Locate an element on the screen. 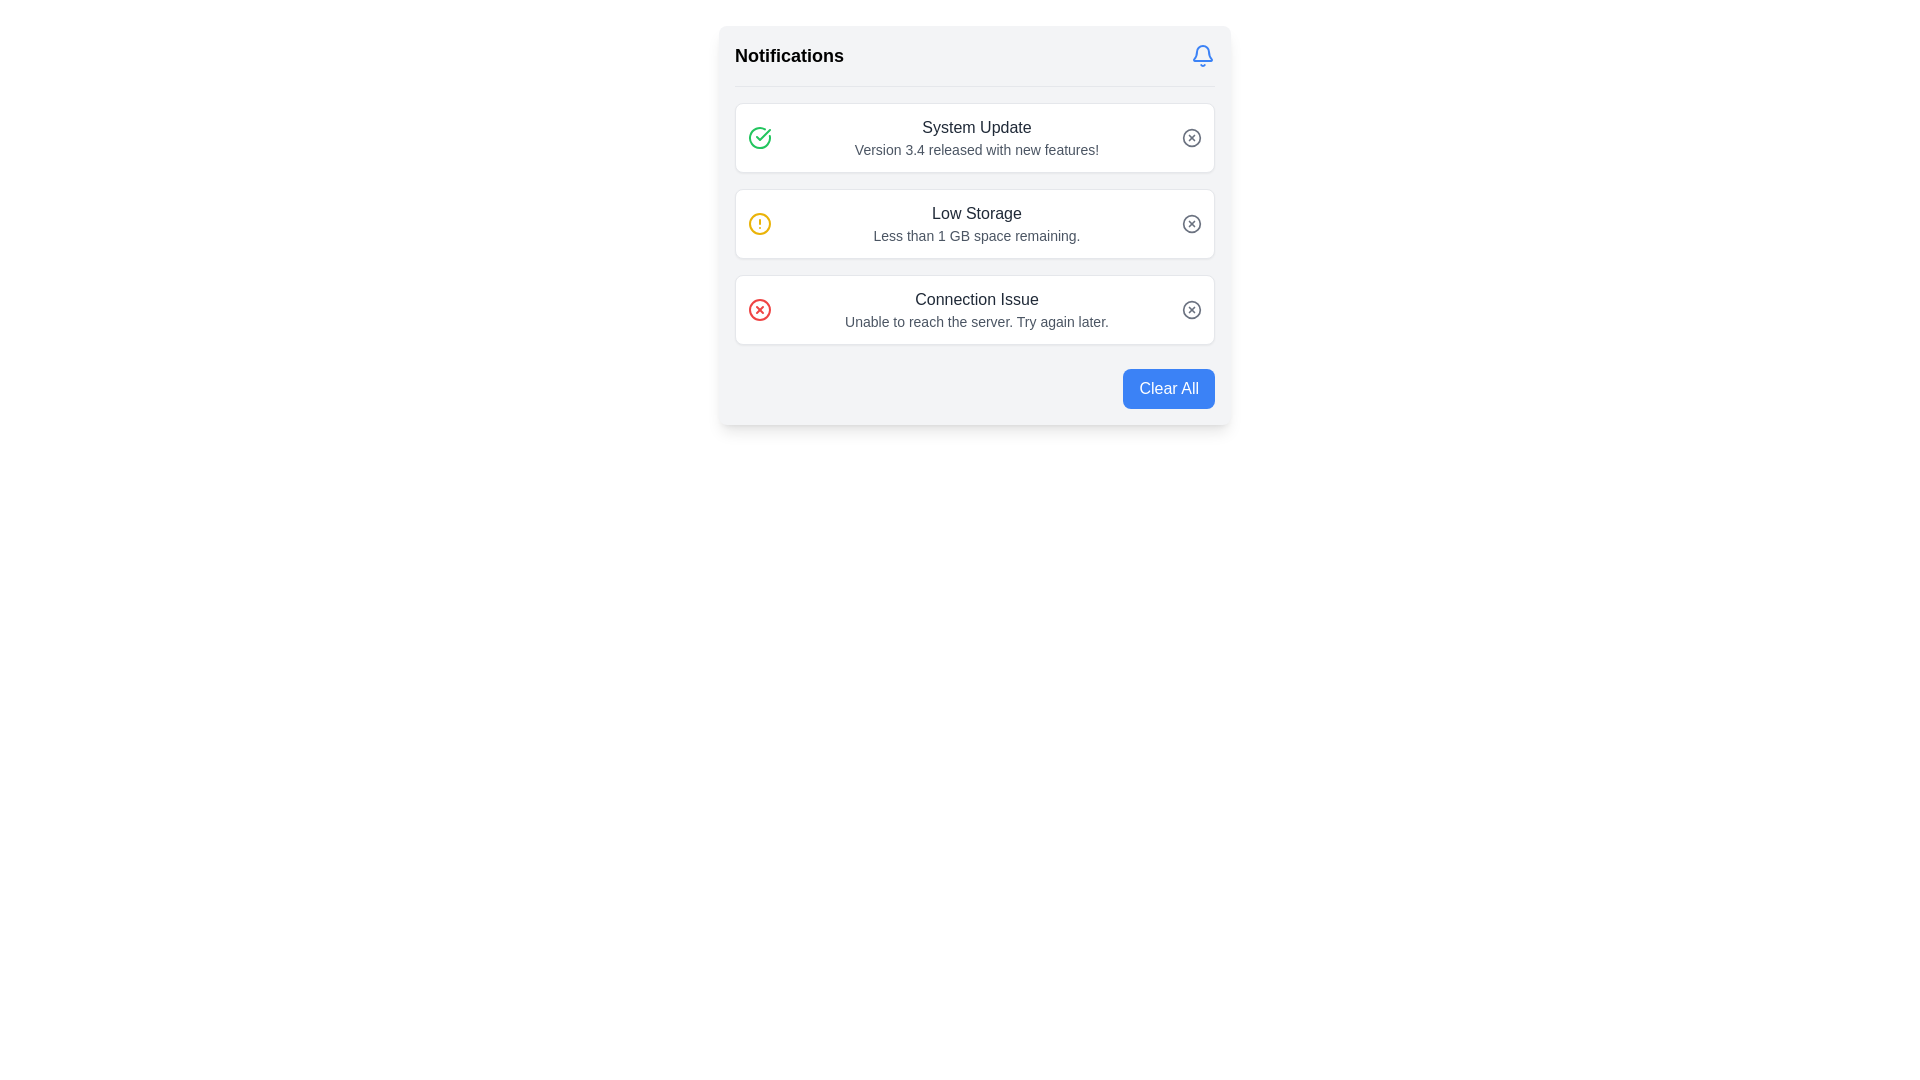 The image size is (1920, 1080). the 'Clear All' button, which is a rectangular button with rounded edges, a vibrant blue background, and white text, located at the bottom-right corner of the notification panel is located at coordinates (1169, 389).